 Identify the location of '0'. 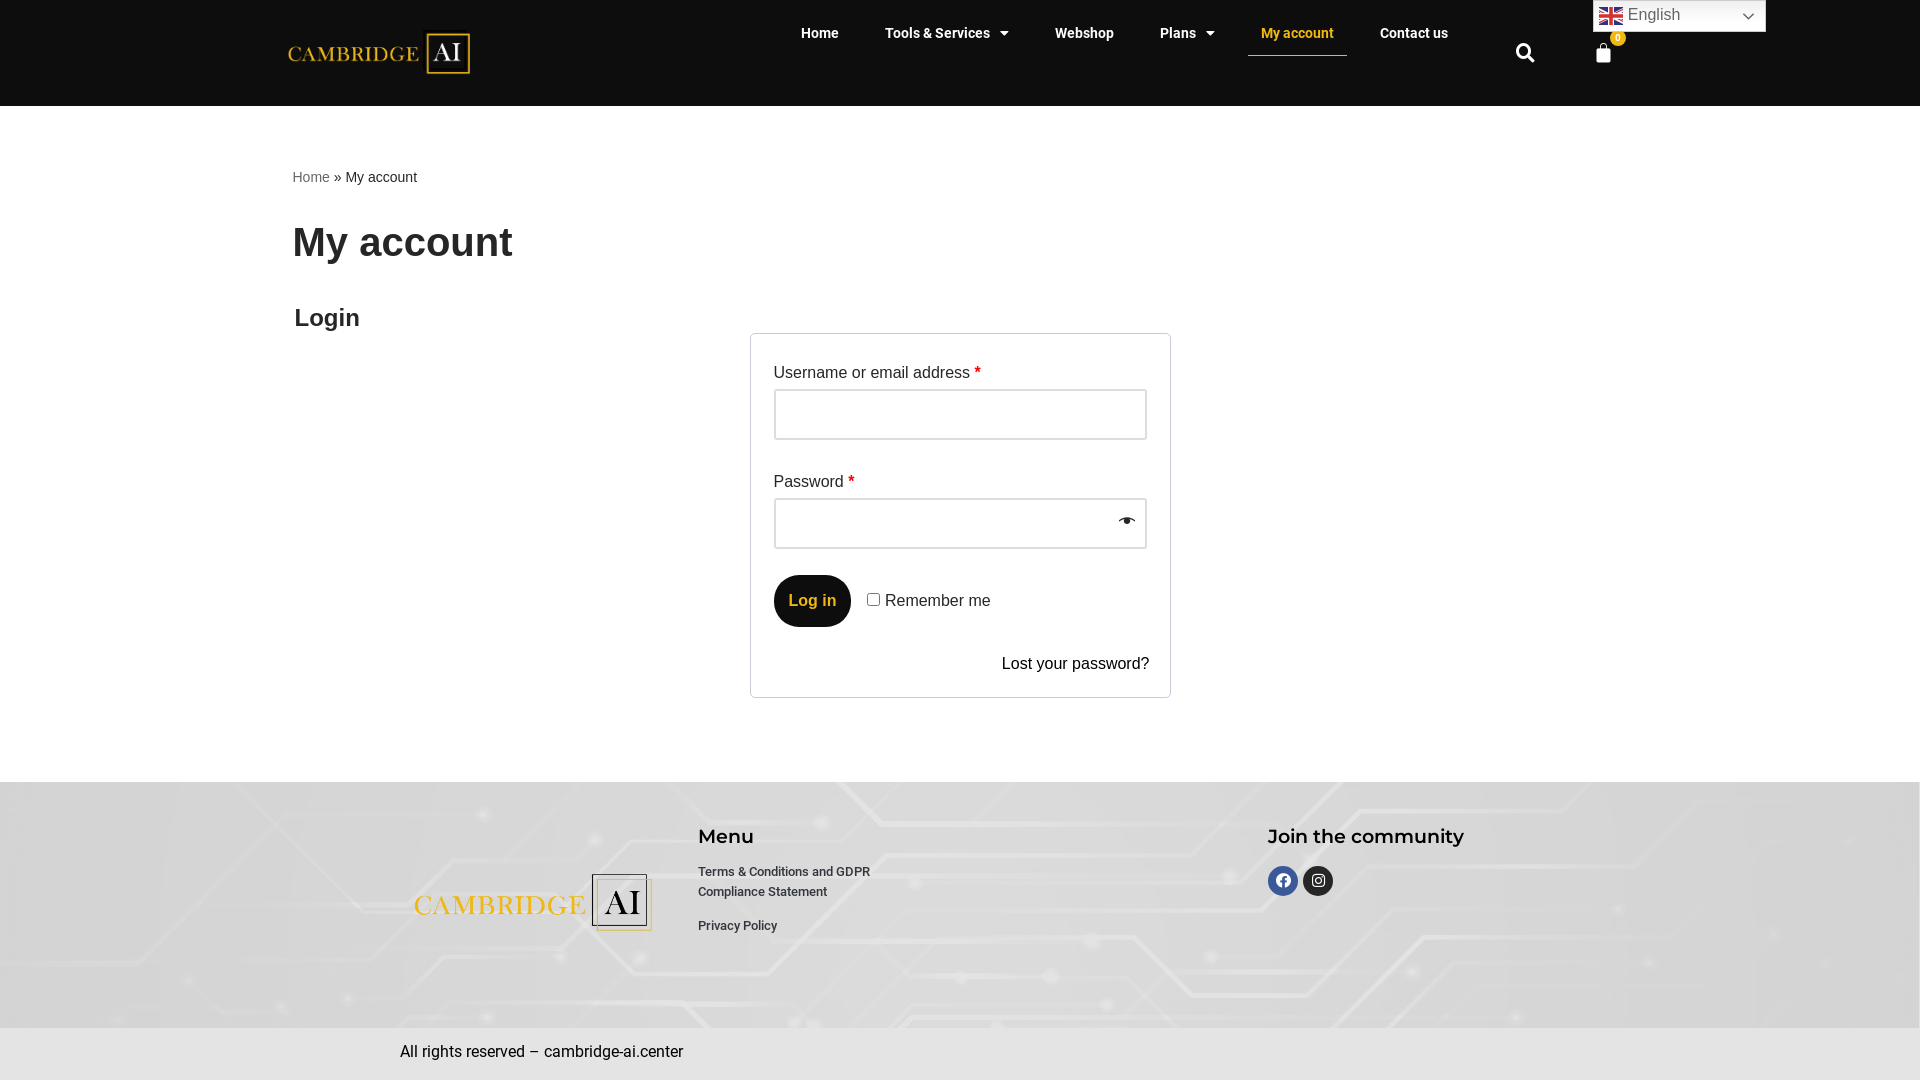
(1603, 52).